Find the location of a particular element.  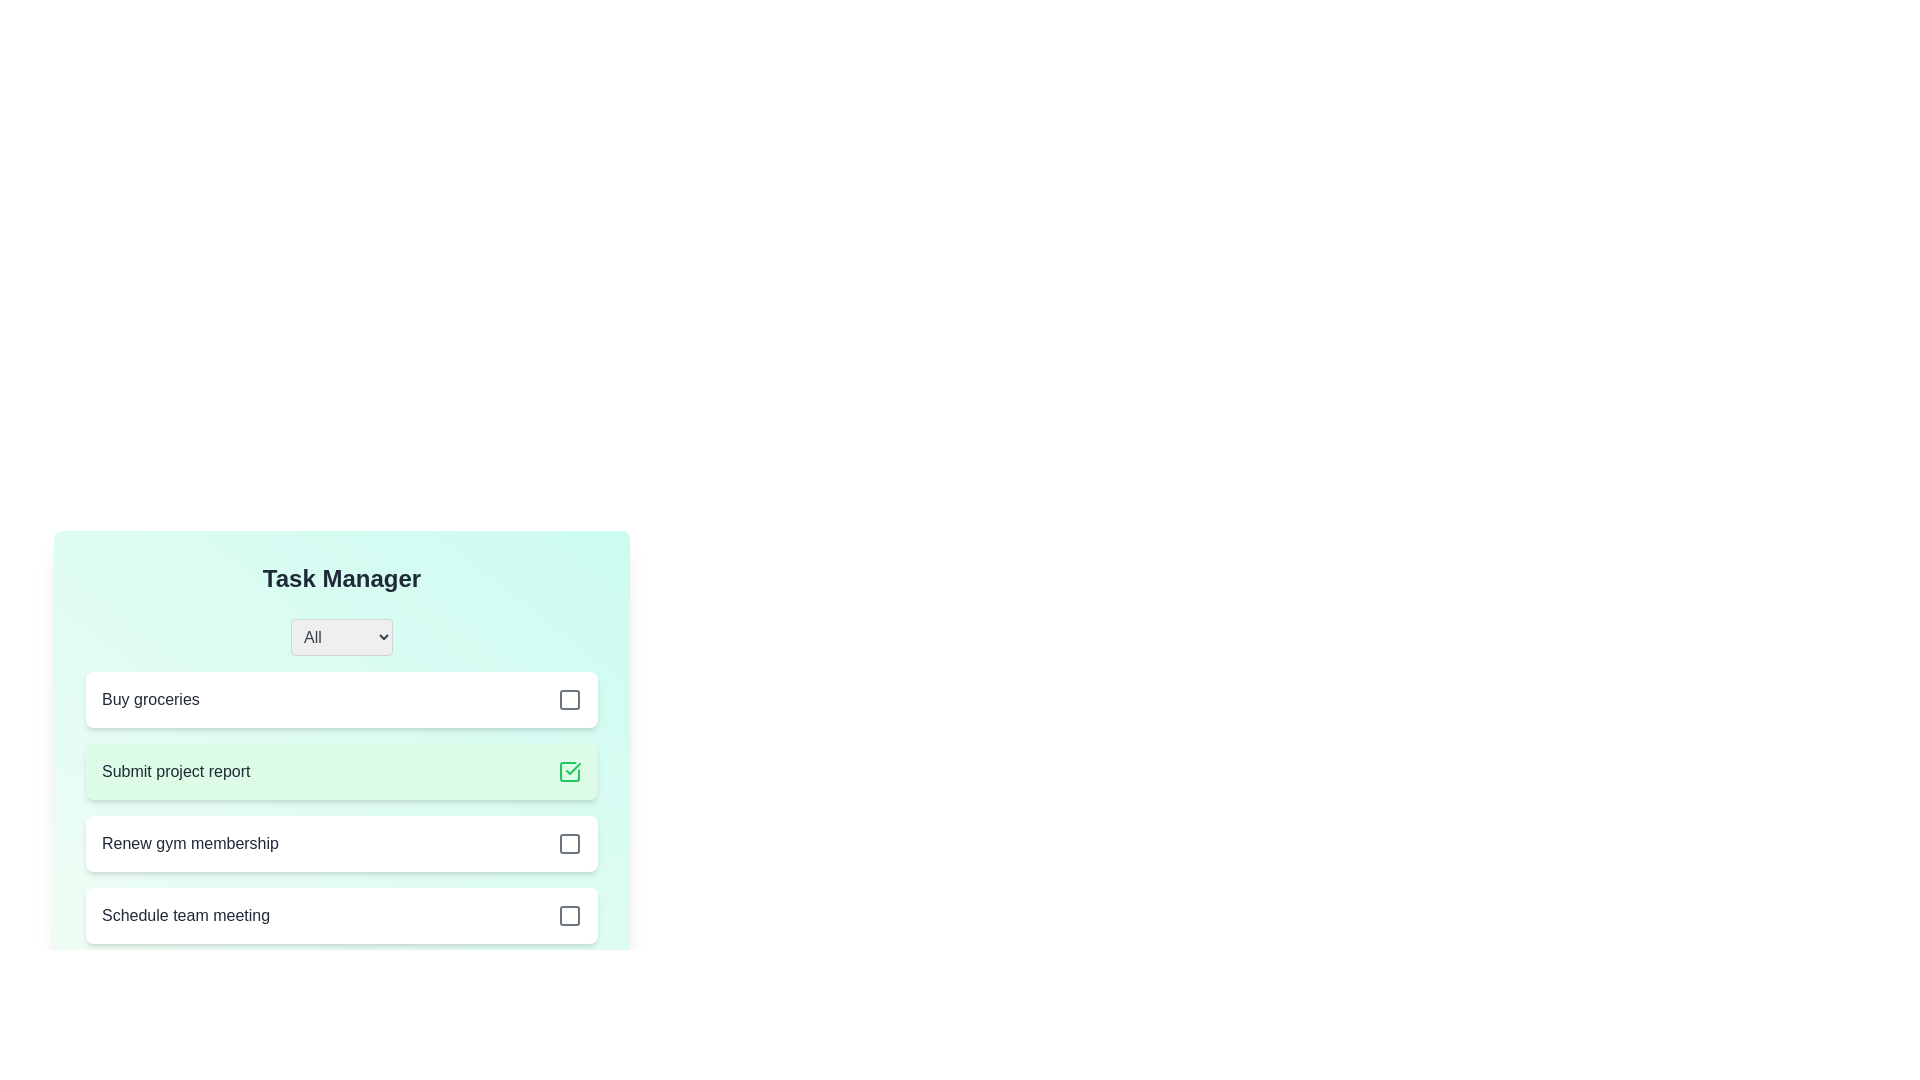

the filter category All from the dropdown menu is located at coordinates (341, 637).